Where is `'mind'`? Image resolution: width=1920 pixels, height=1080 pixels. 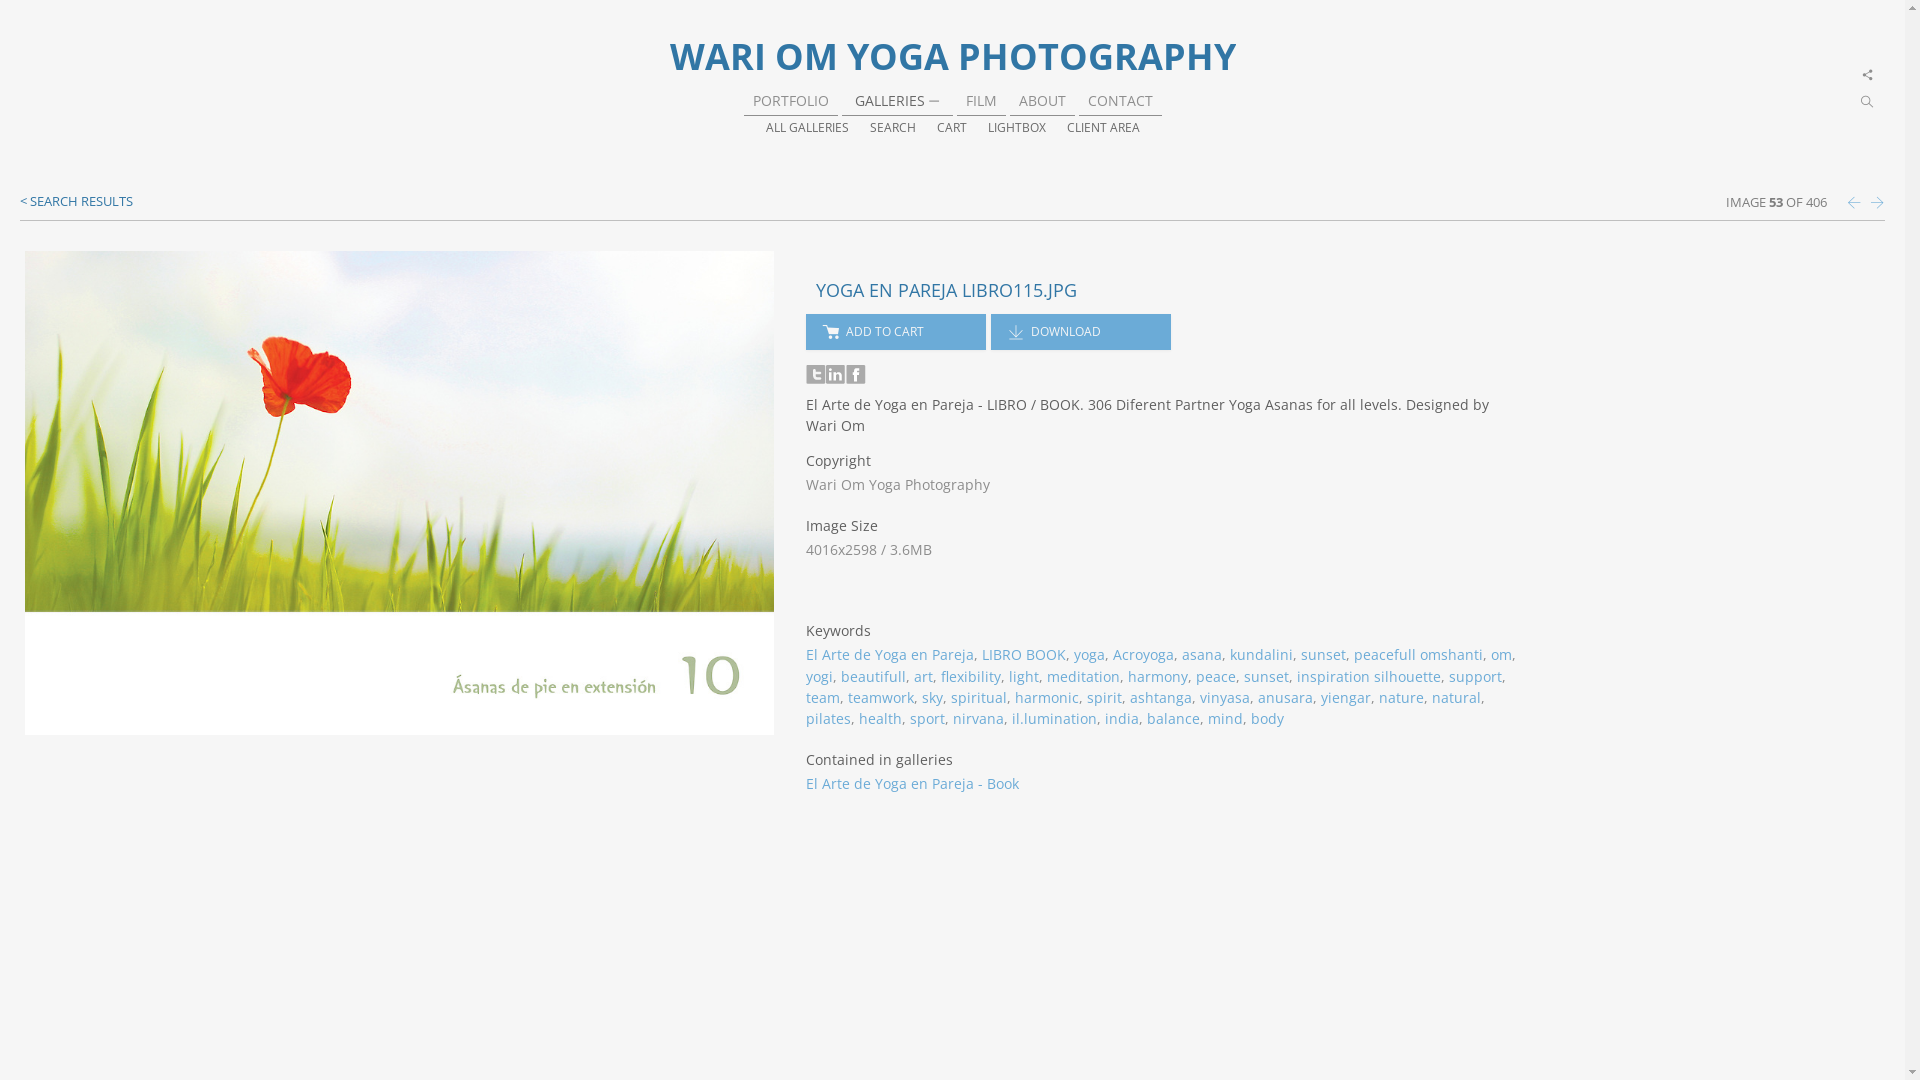
'mind' is located at coordinates (1224, 717).